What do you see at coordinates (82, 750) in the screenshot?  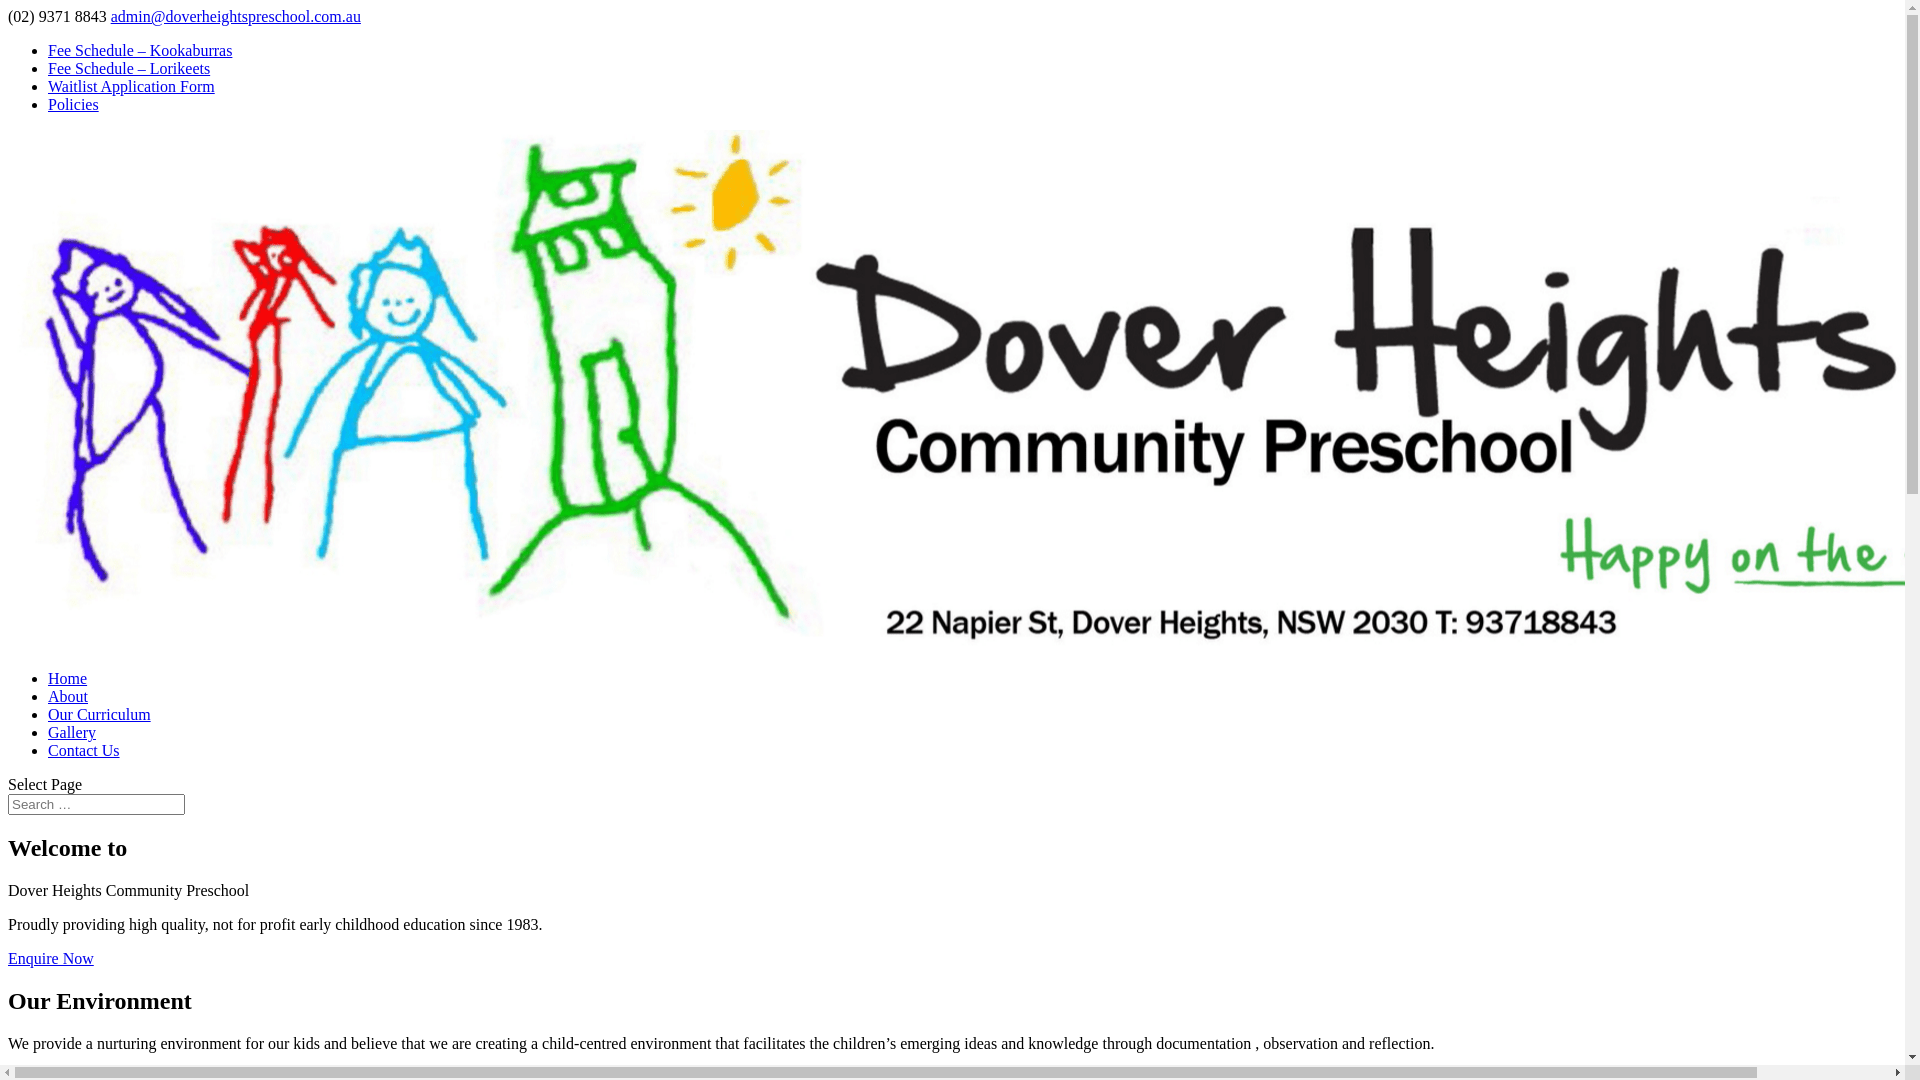 I see `'Contact Us'` at bounding box center [82, 750].